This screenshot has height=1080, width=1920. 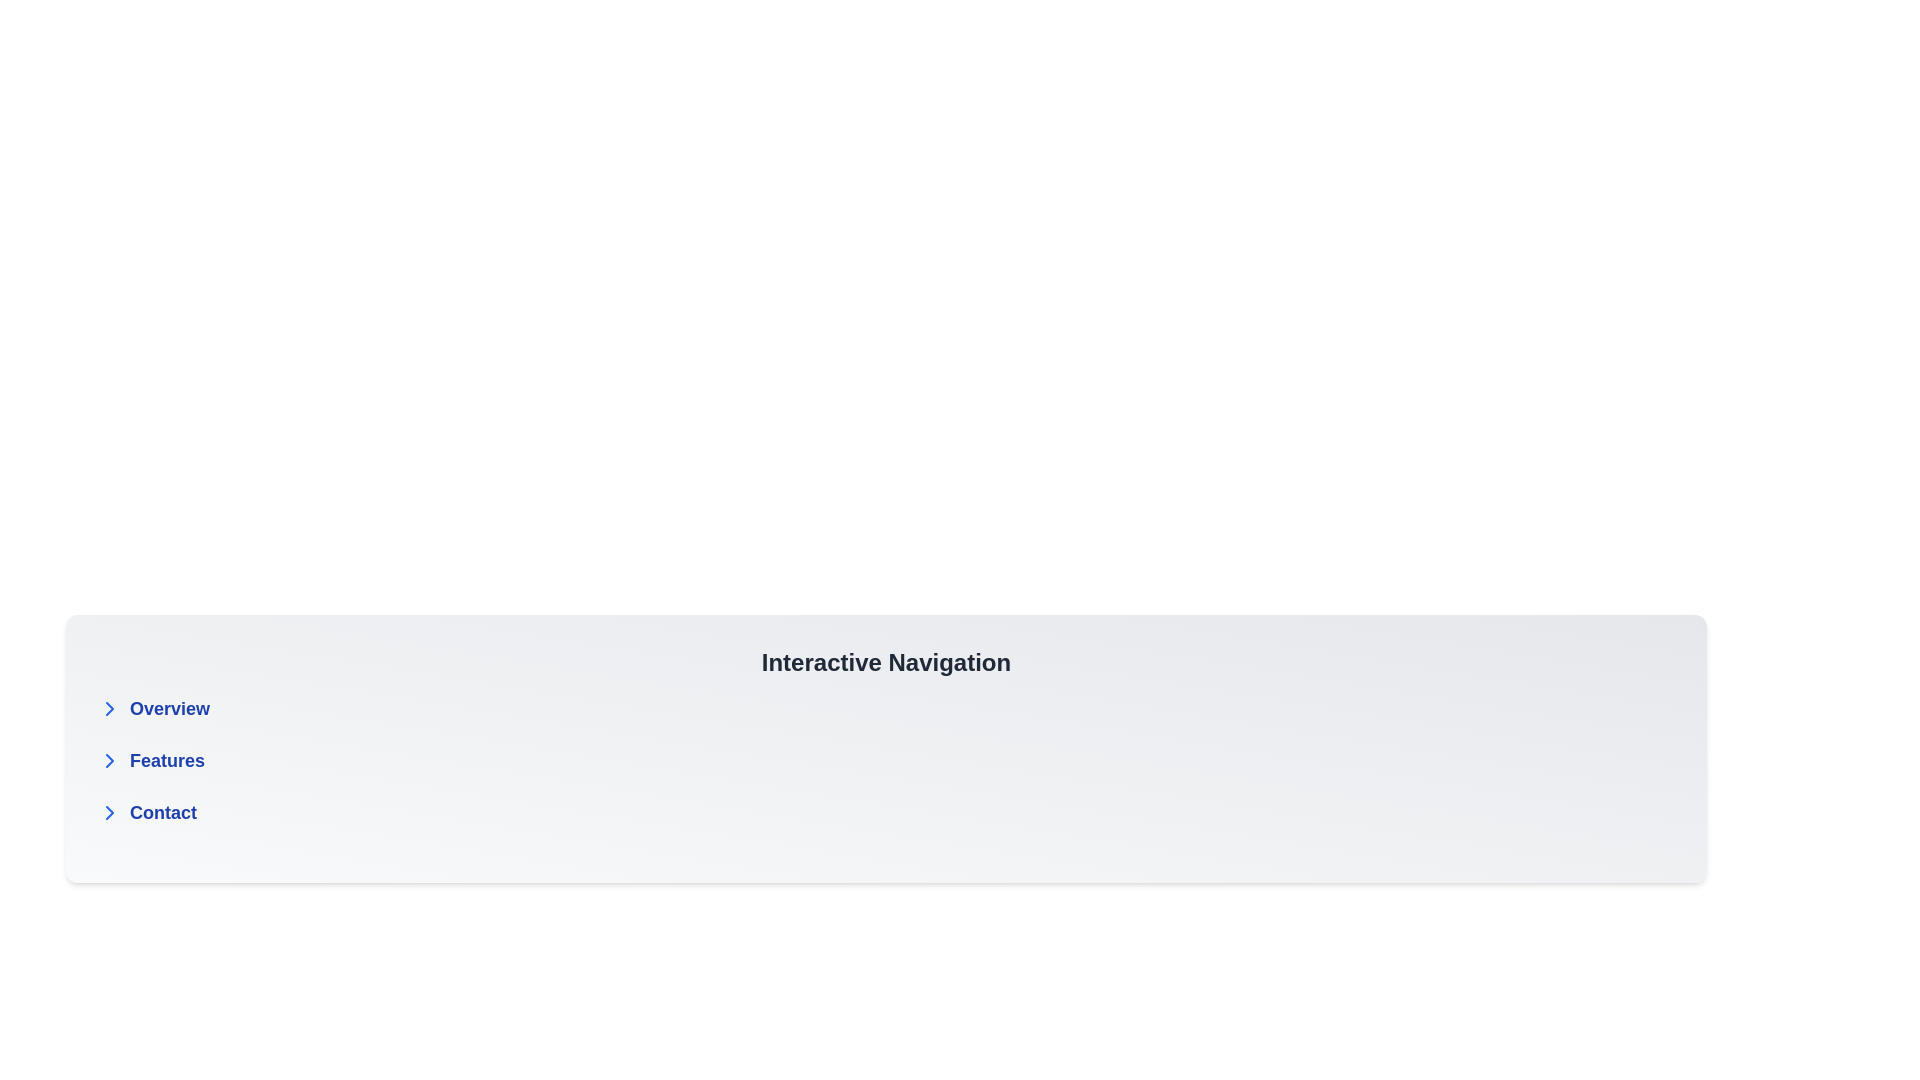 What do you see at coordinates (109, 708) in the screenshot?
I see `the chevron icon located in the left section of the vertical navigation menu next to the 'Overview' item` at bounding box center [109, 708].